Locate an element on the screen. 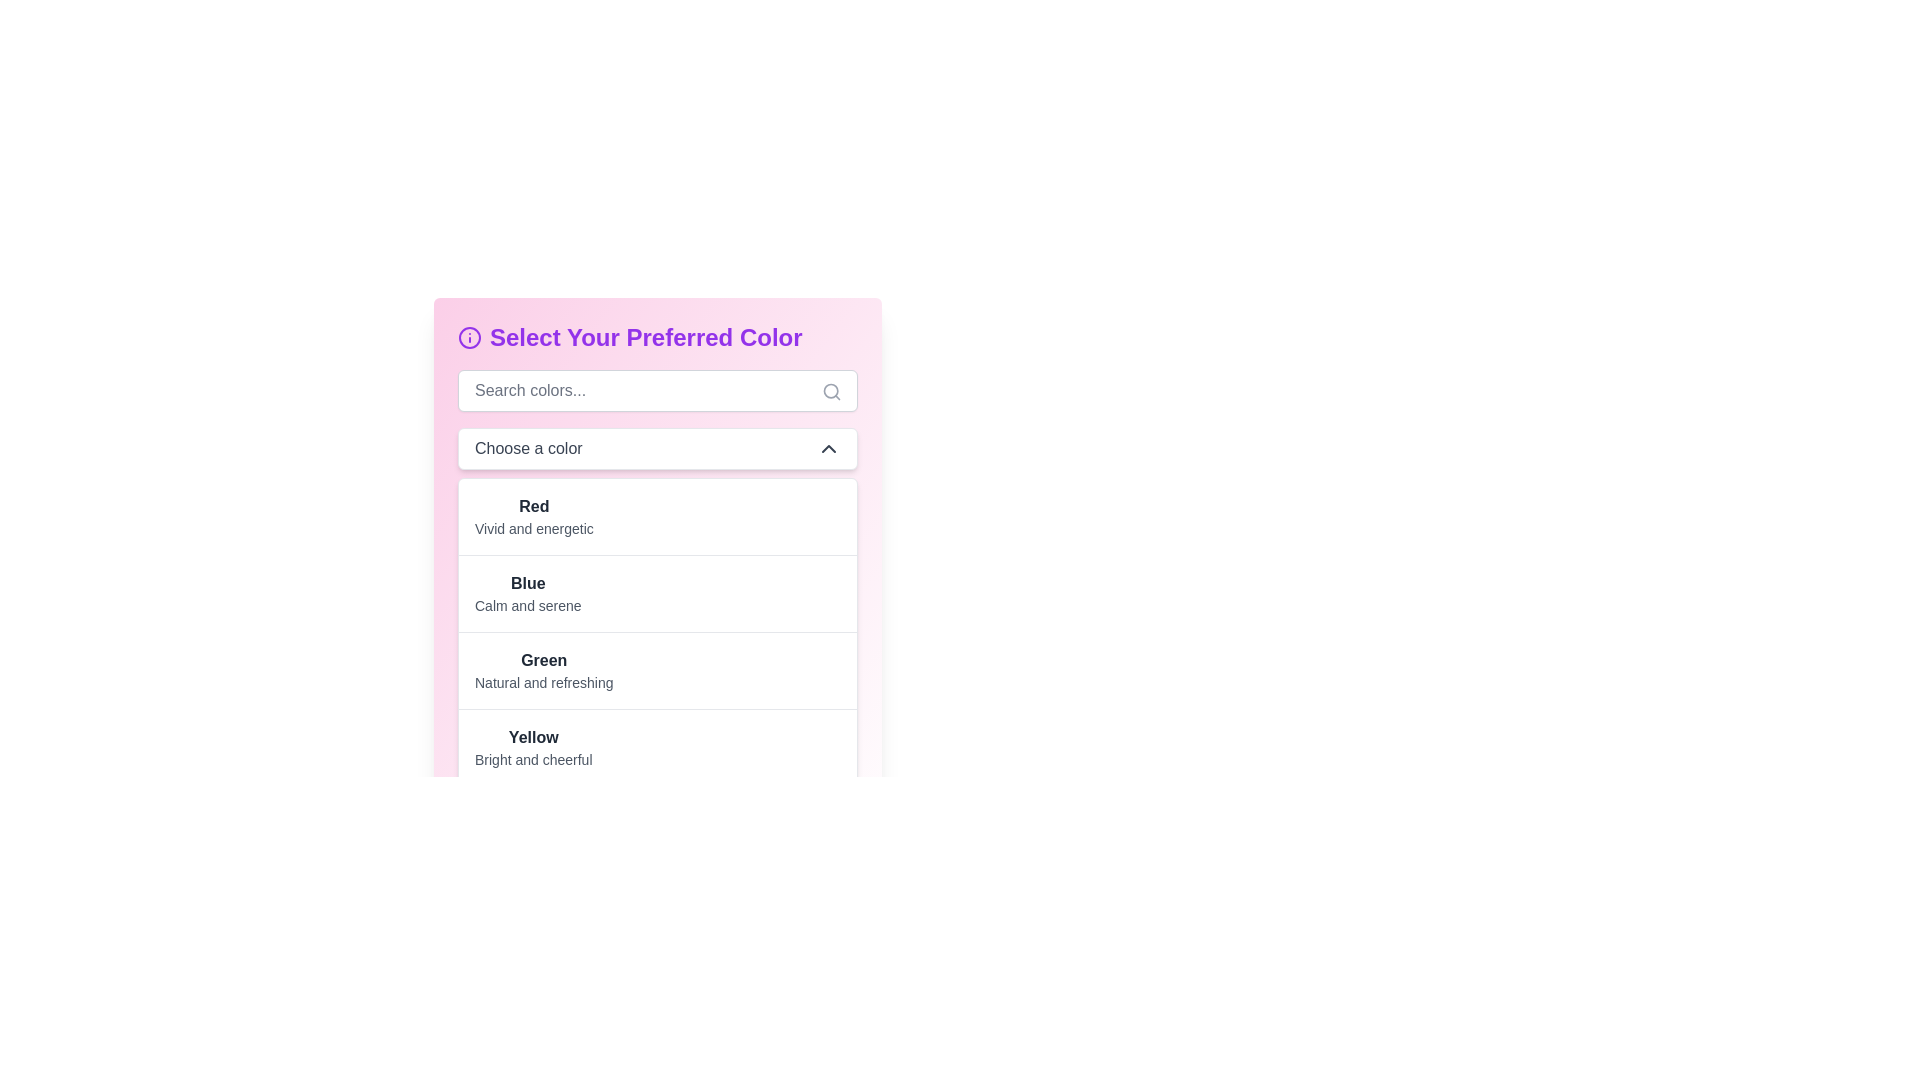 The width and height of the screenshot is (1920, 1080). the text label displaying 'Bright and cheerful', which is located directly below the 'Yellow' label in the color option list is located at coordinates (533, 759).